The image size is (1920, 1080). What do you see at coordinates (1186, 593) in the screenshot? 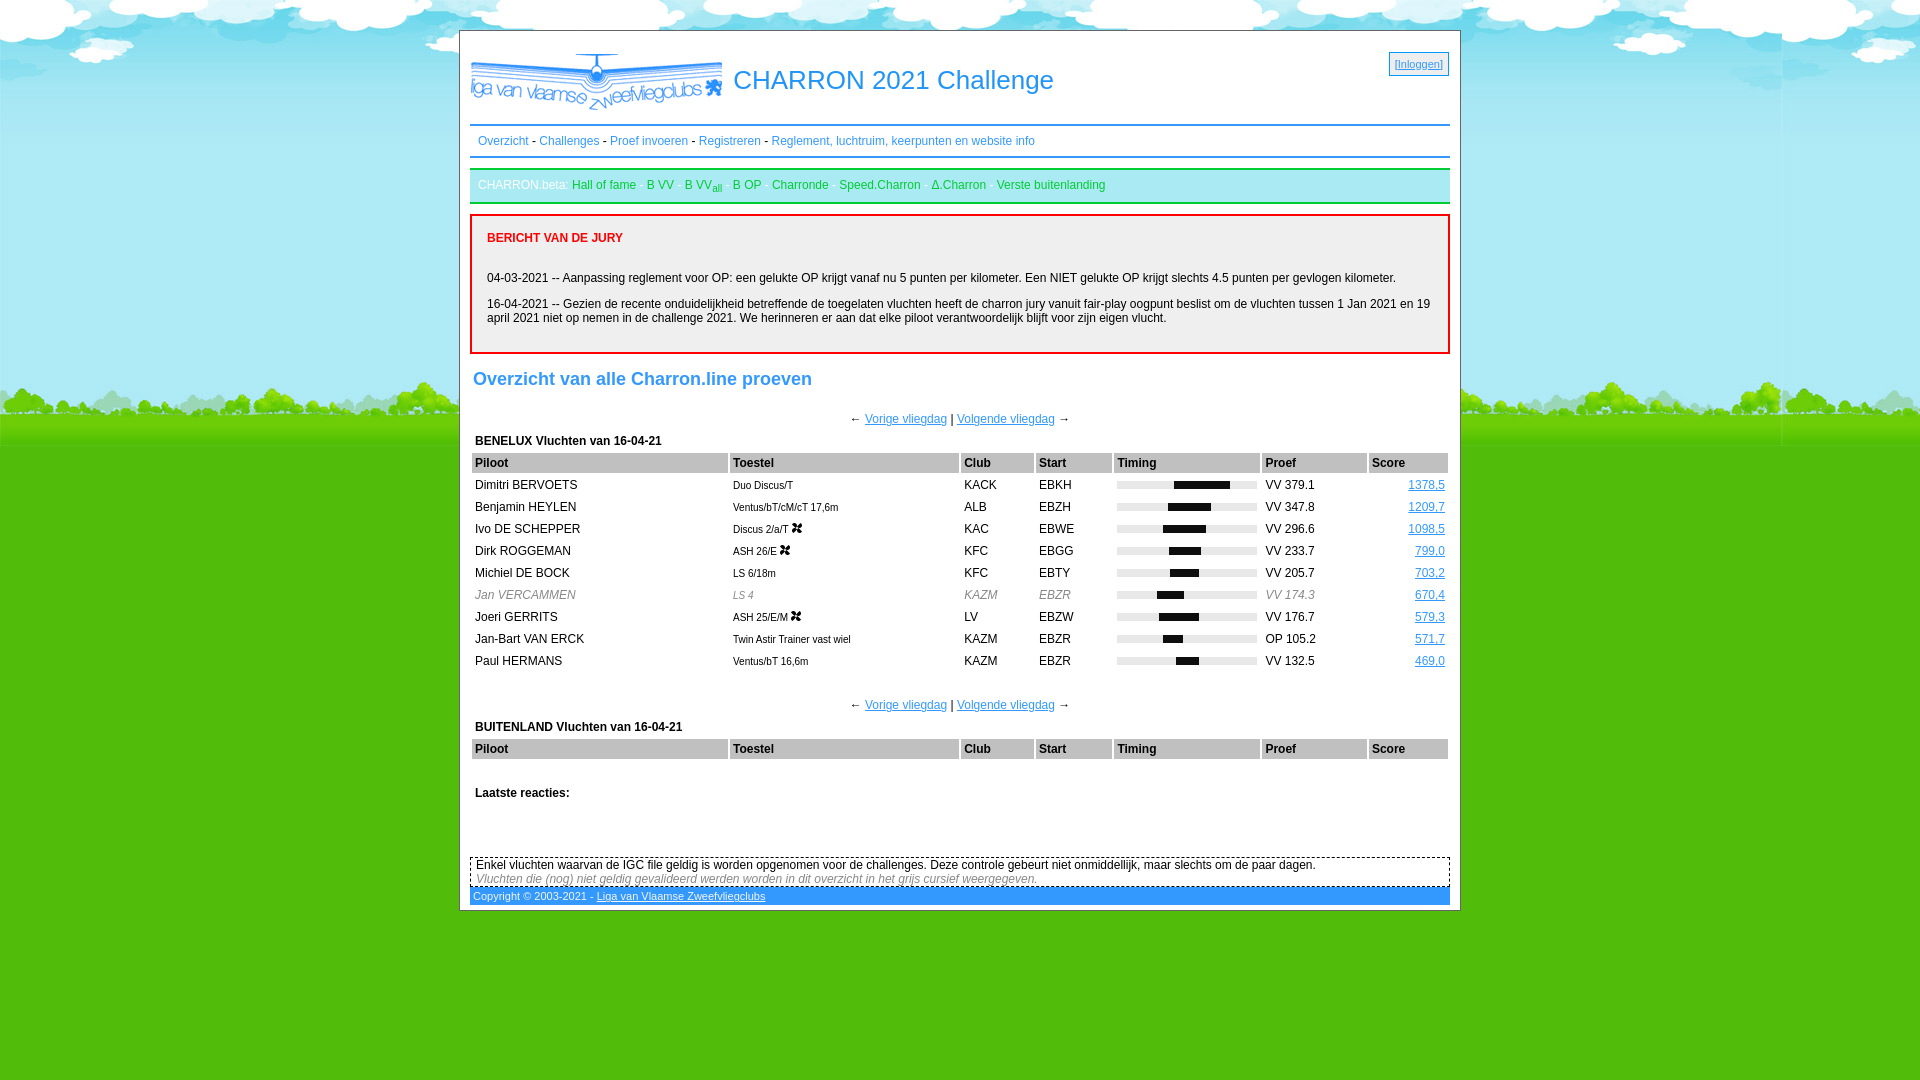
I see `'Begin tijdsbalk: 6:00 UTC, Einde tijdsbalk: 20:00 UTC'` at bounding box center [1186, 593].